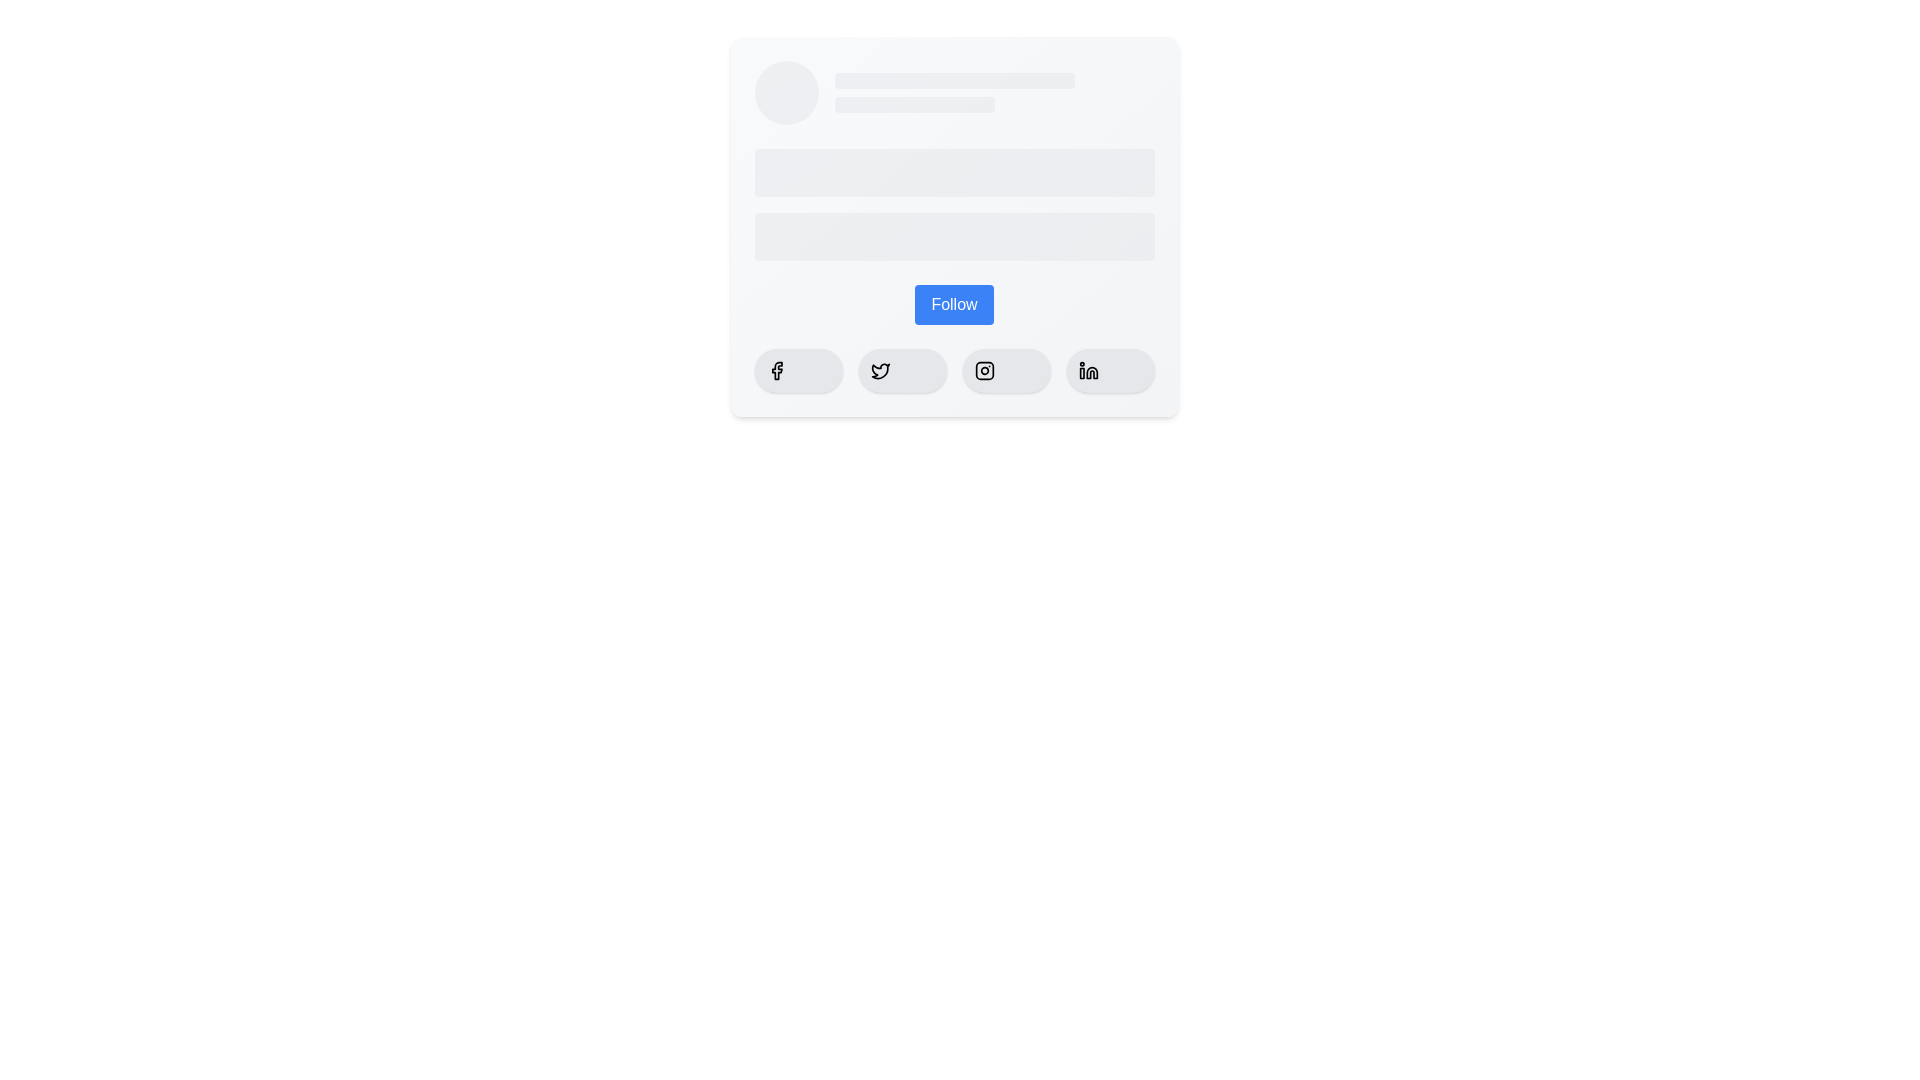 The height and width of the screenshot is (1080, 1920). What do you see at coordinates (953, 235) in the screenshot?
I see `the Placeholder component, a rectangular element with rounded edges and a neutral gray color, located below its sibling in a vertical stack` at bounding box center [953, 235].